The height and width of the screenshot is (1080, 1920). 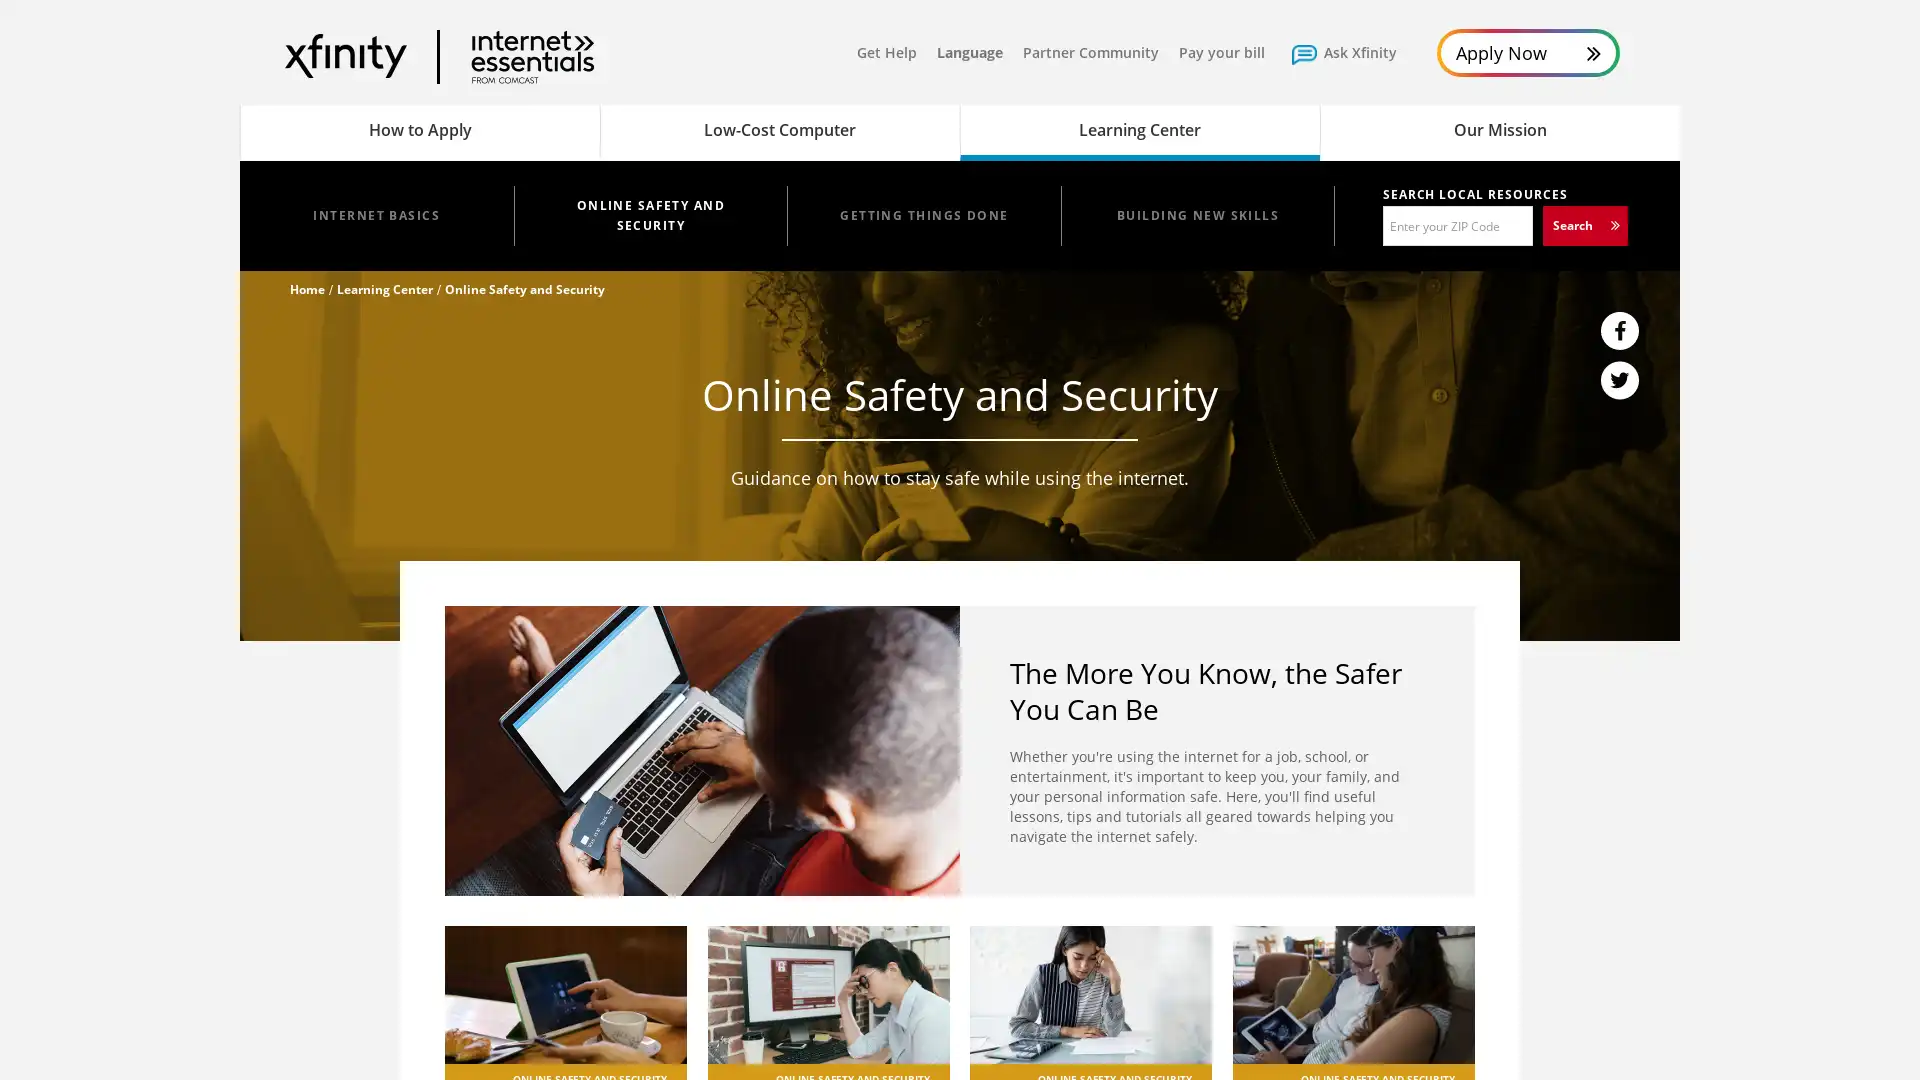 What do you see at coordinates (1527, 48) in the screenshot?
I see `Apply Now` at bounding box center [1527, 48].